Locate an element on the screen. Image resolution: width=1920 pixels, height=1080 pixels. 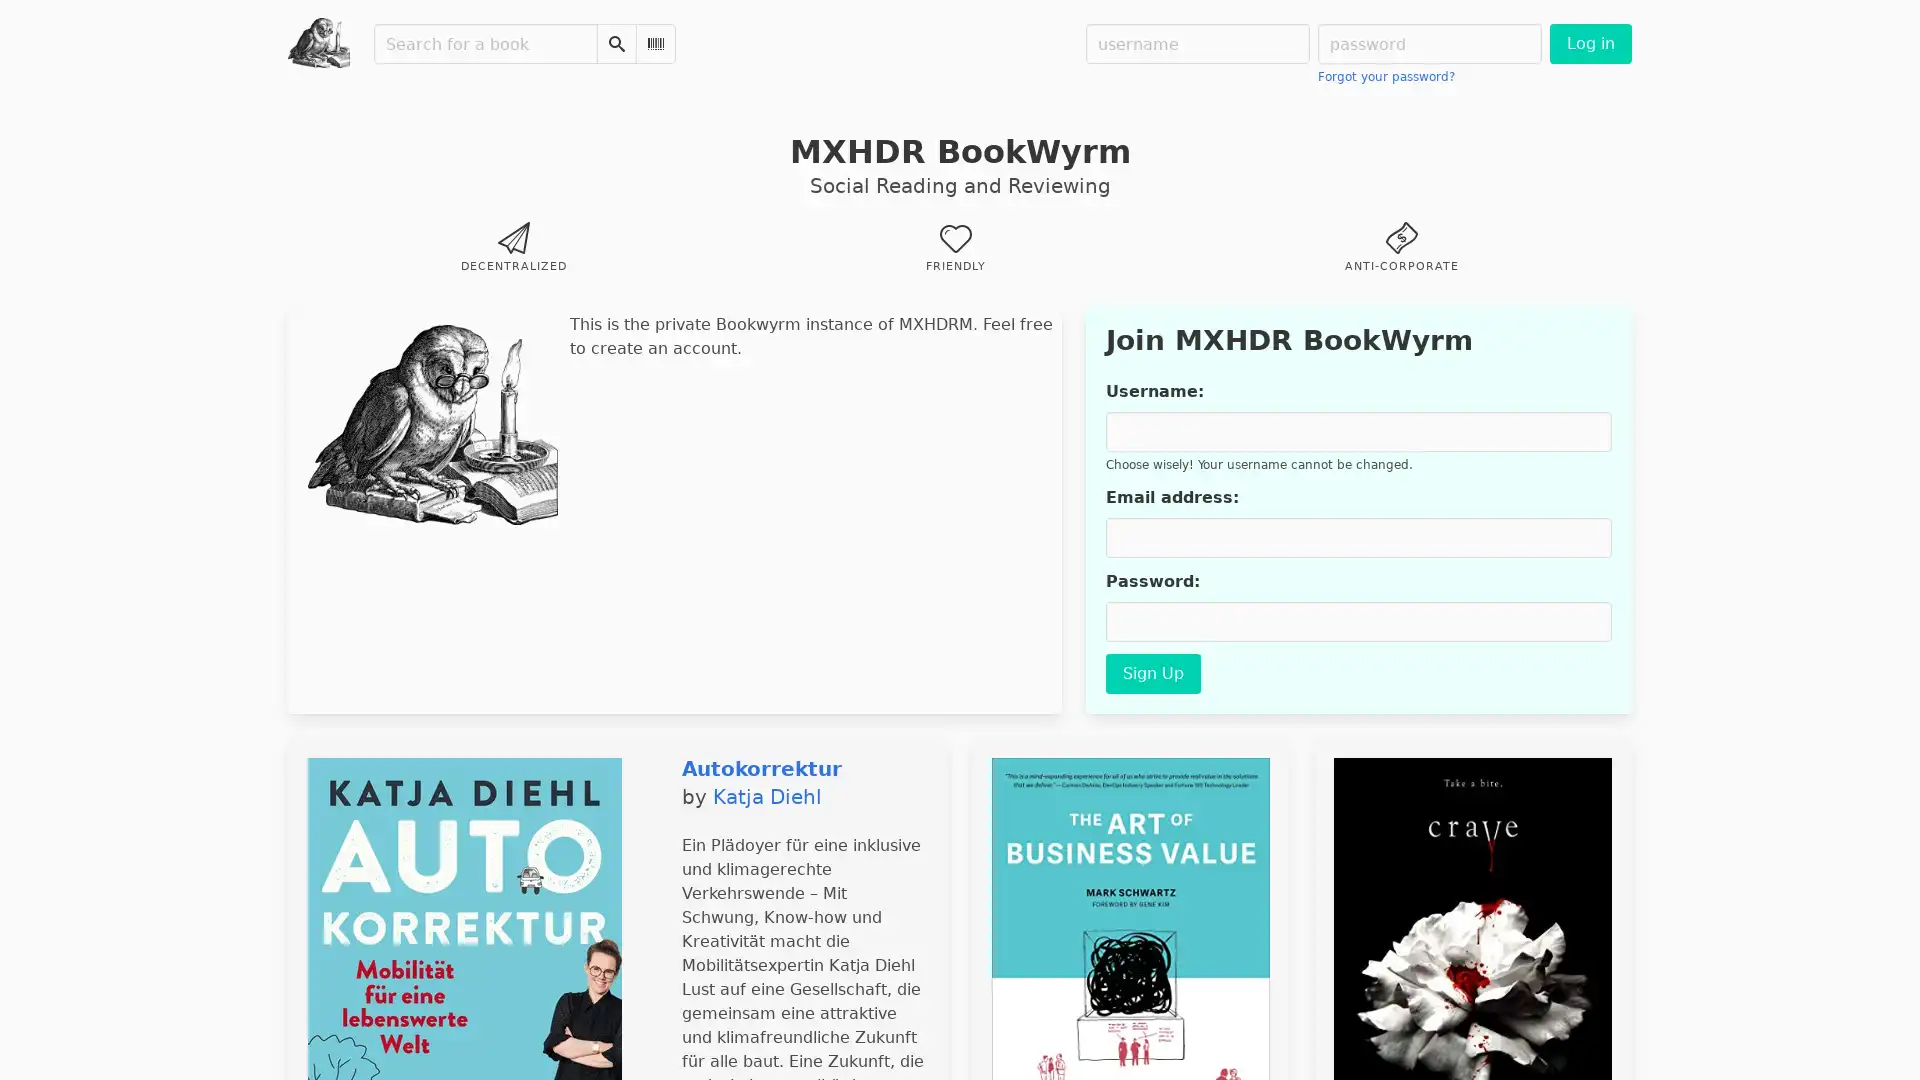
Scan Barcode is located at coordinates (656, 43).